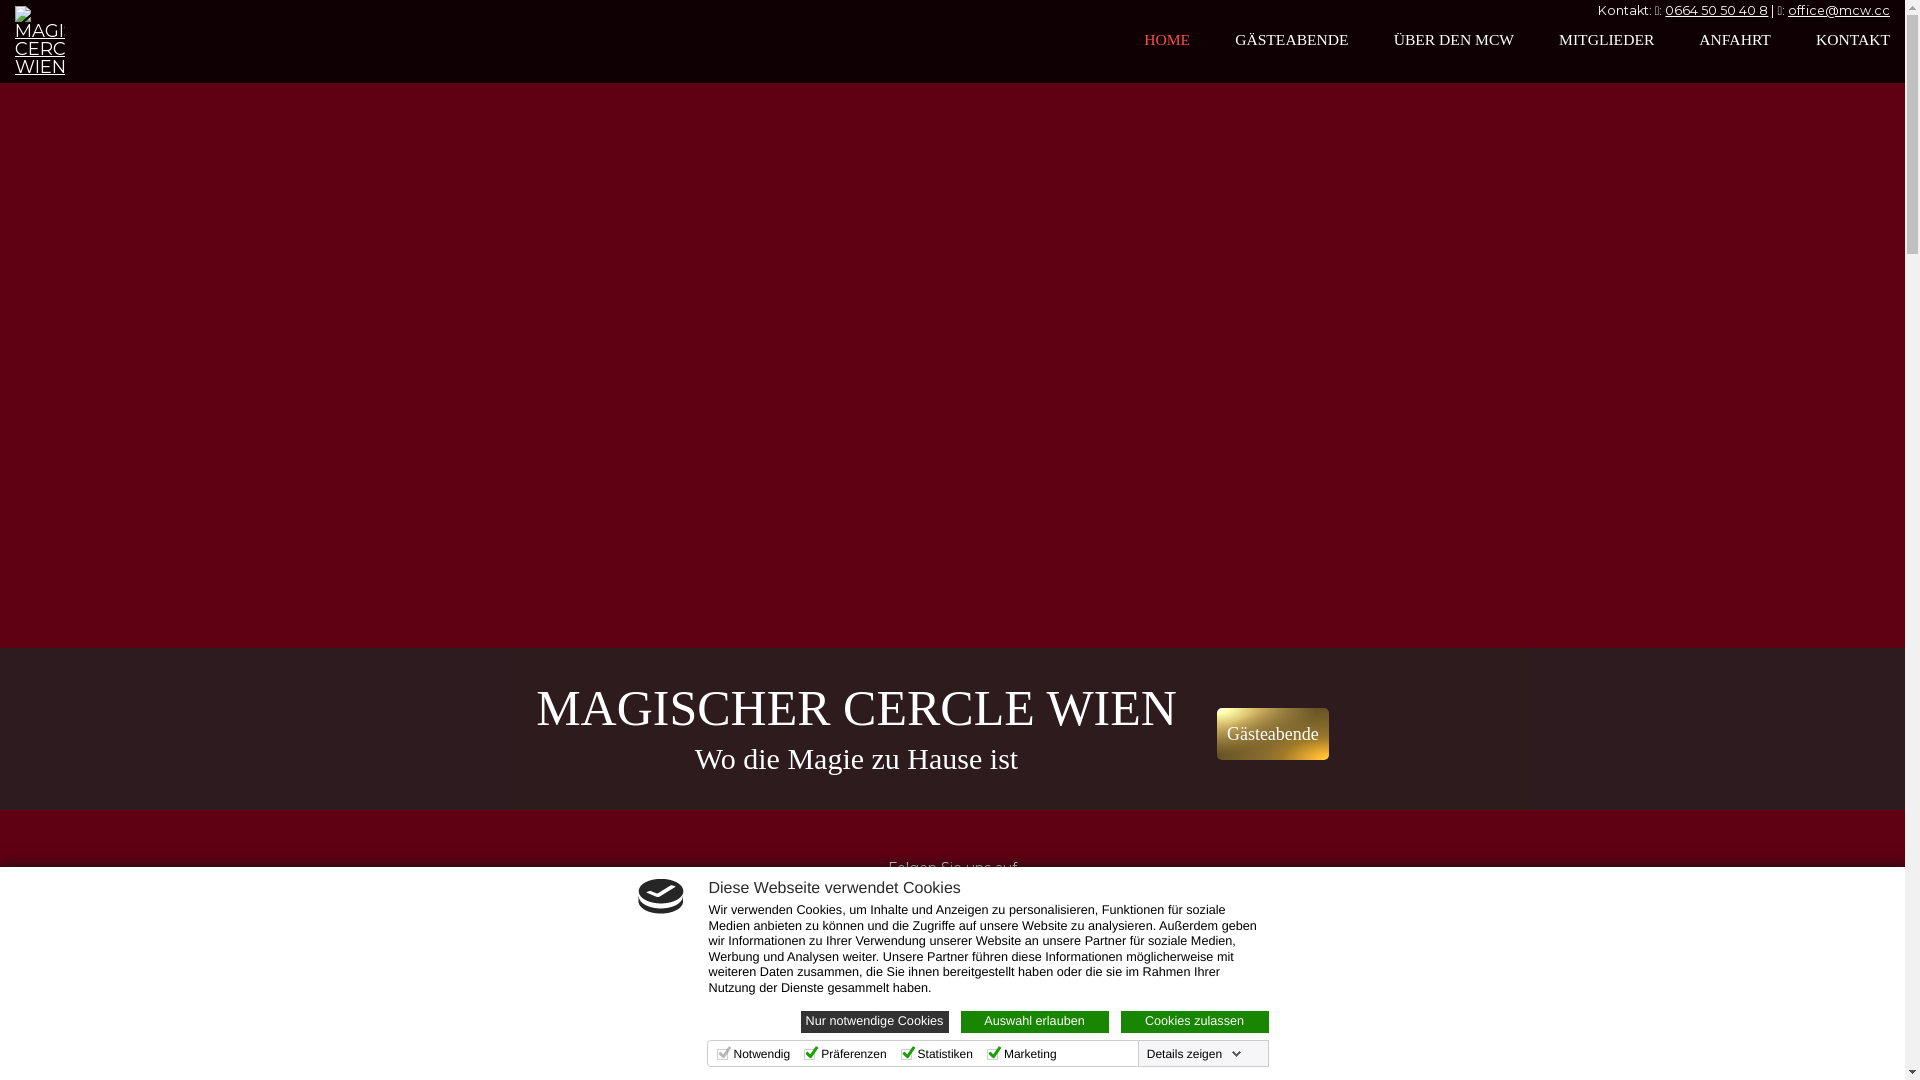 This screenshot has width=1920, height=1080. I want to click on 'Cookies zulassen', so click(1194, 1022).